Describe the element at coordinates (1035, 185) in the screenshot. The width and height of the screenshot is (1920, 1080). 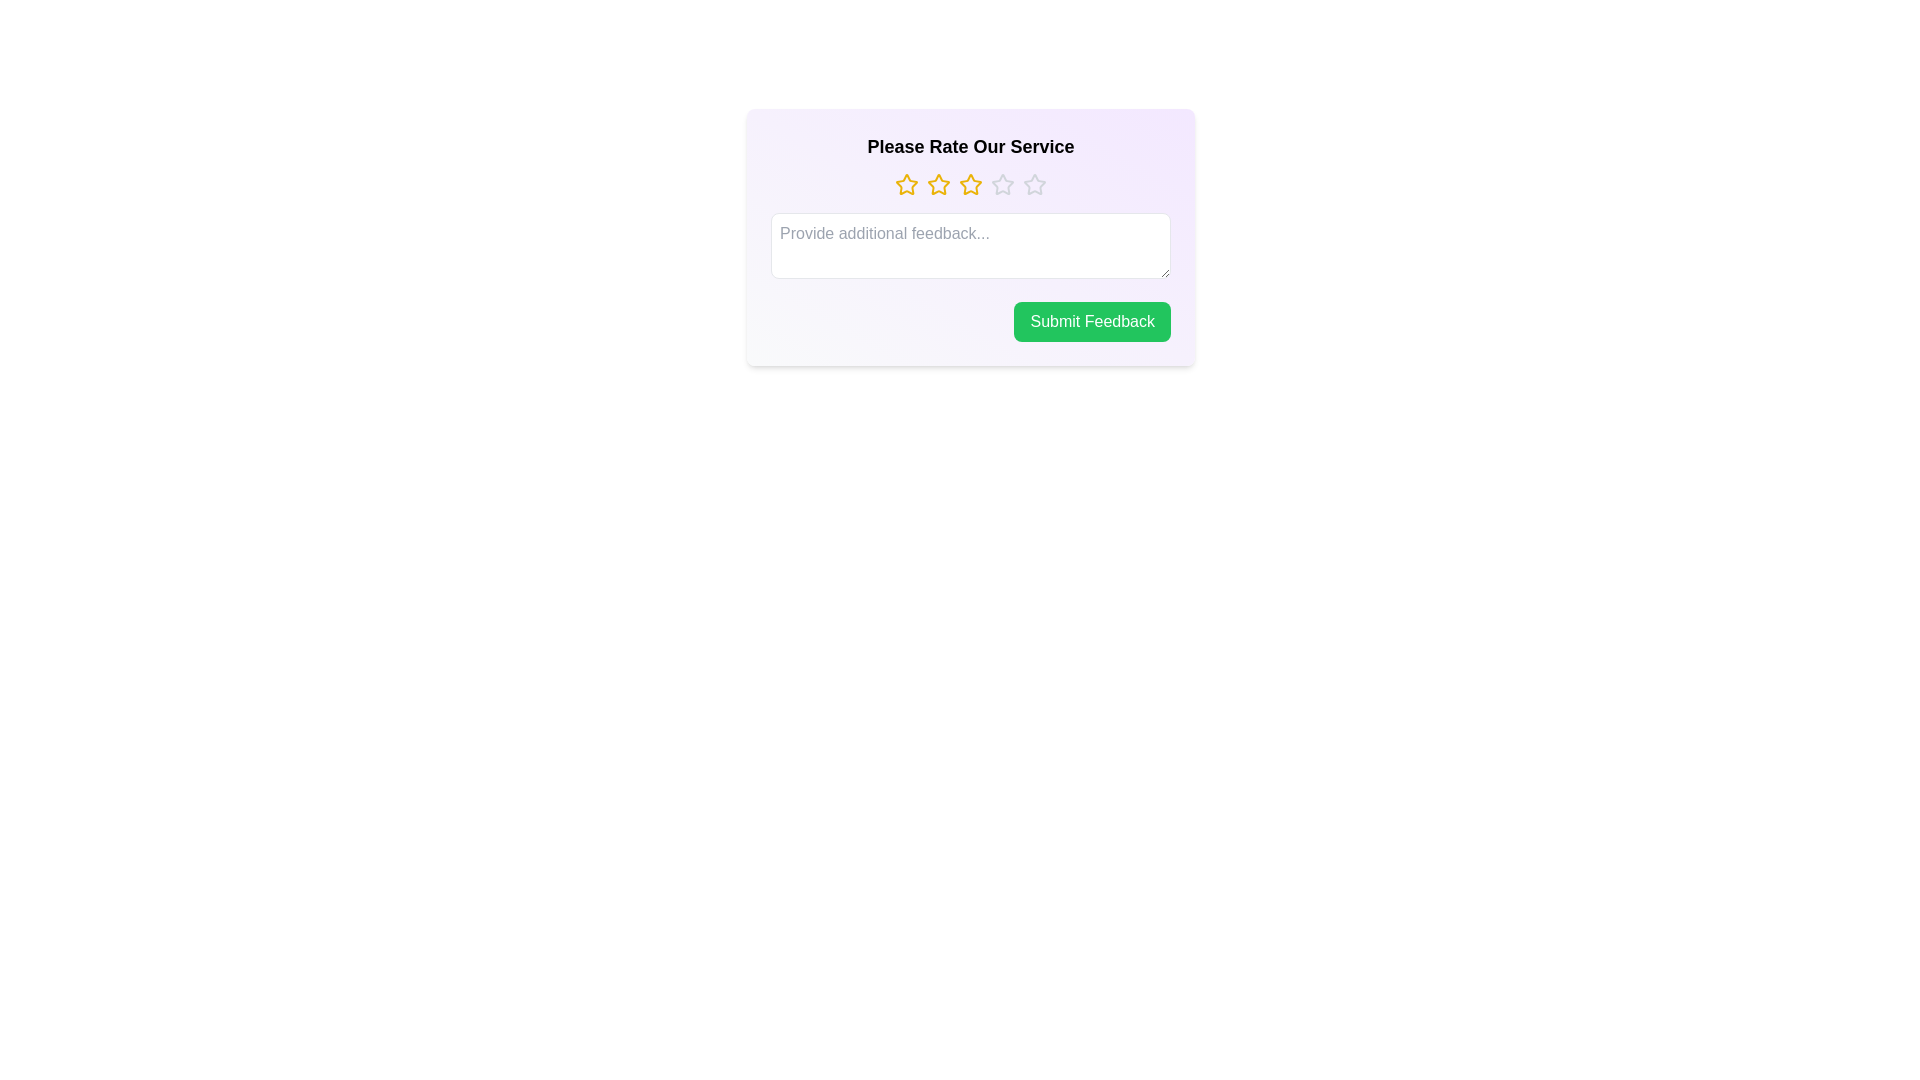
I see `the star corresponding to the 5 value to set the rating` at that location.